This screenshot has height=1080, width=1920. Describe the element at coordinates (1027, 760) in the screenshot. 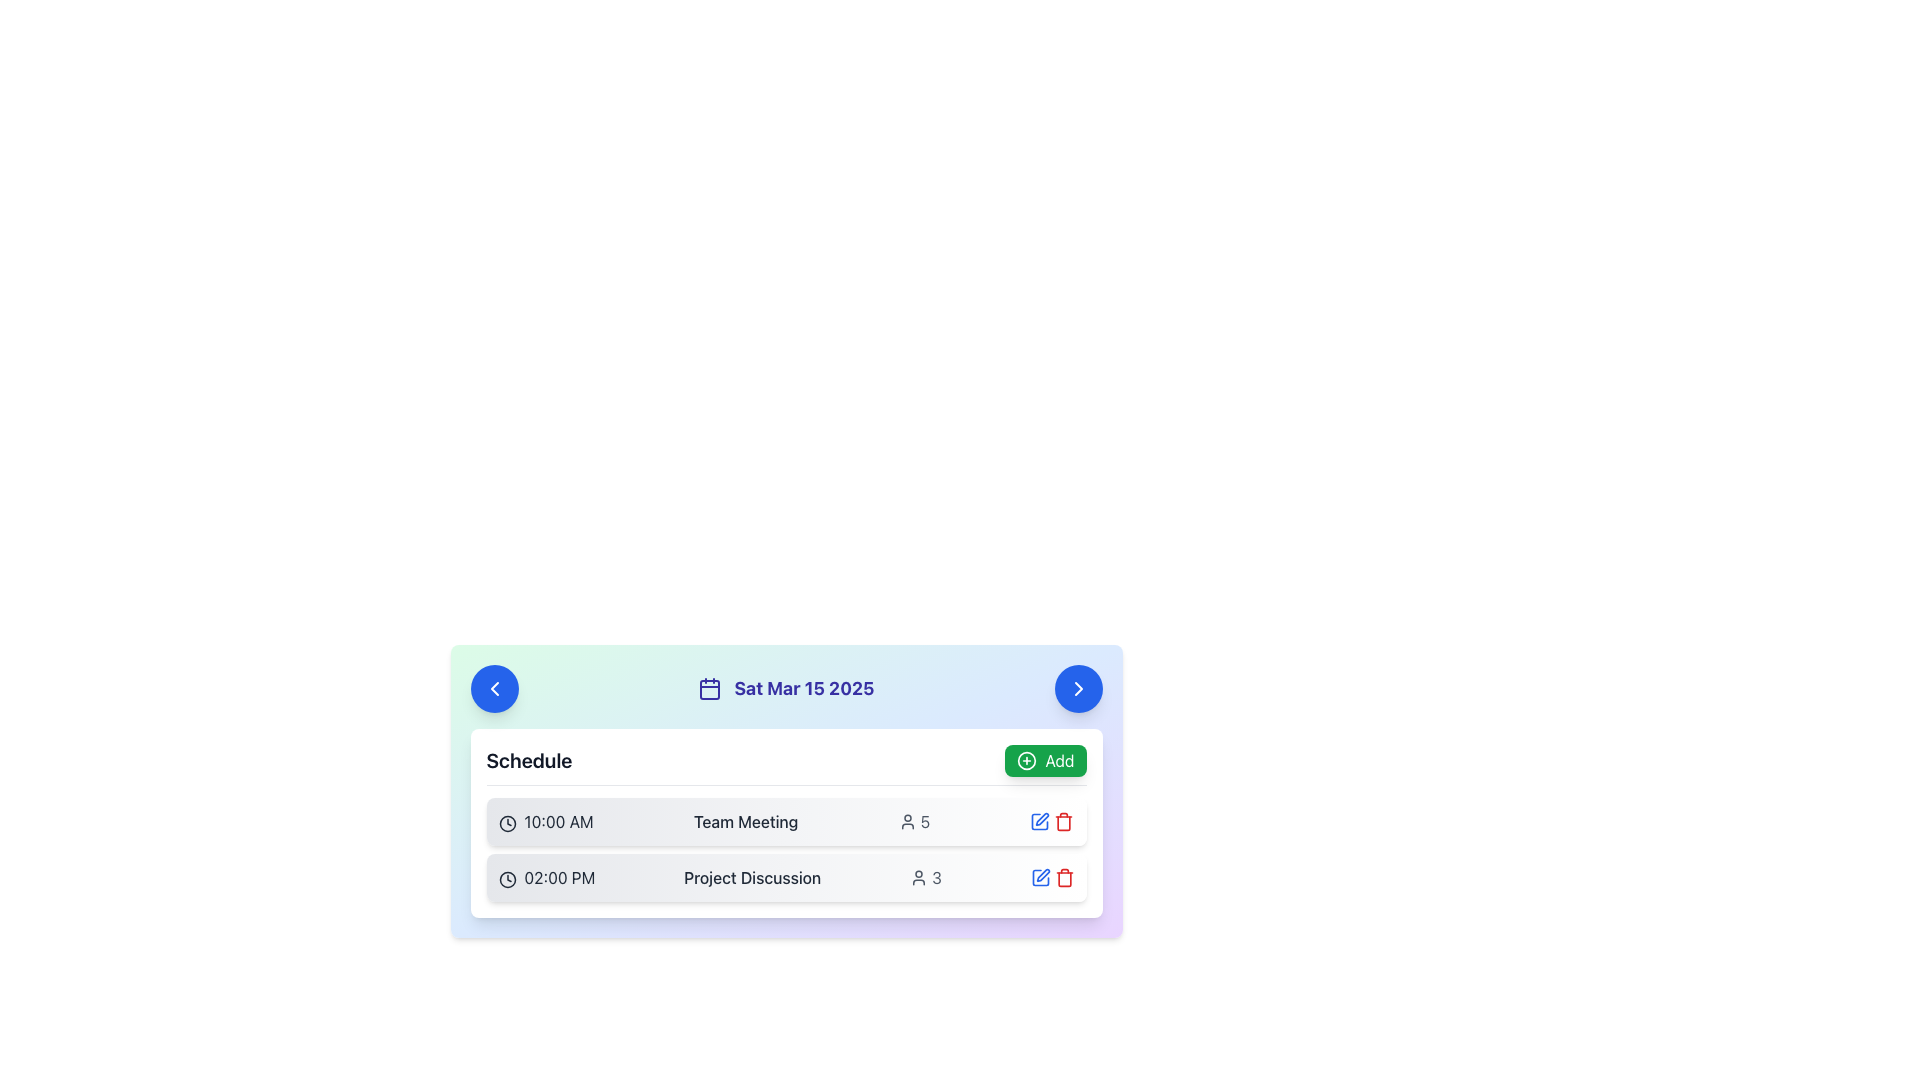

I see `attention on the circular 'Add' graphic element` at that location.